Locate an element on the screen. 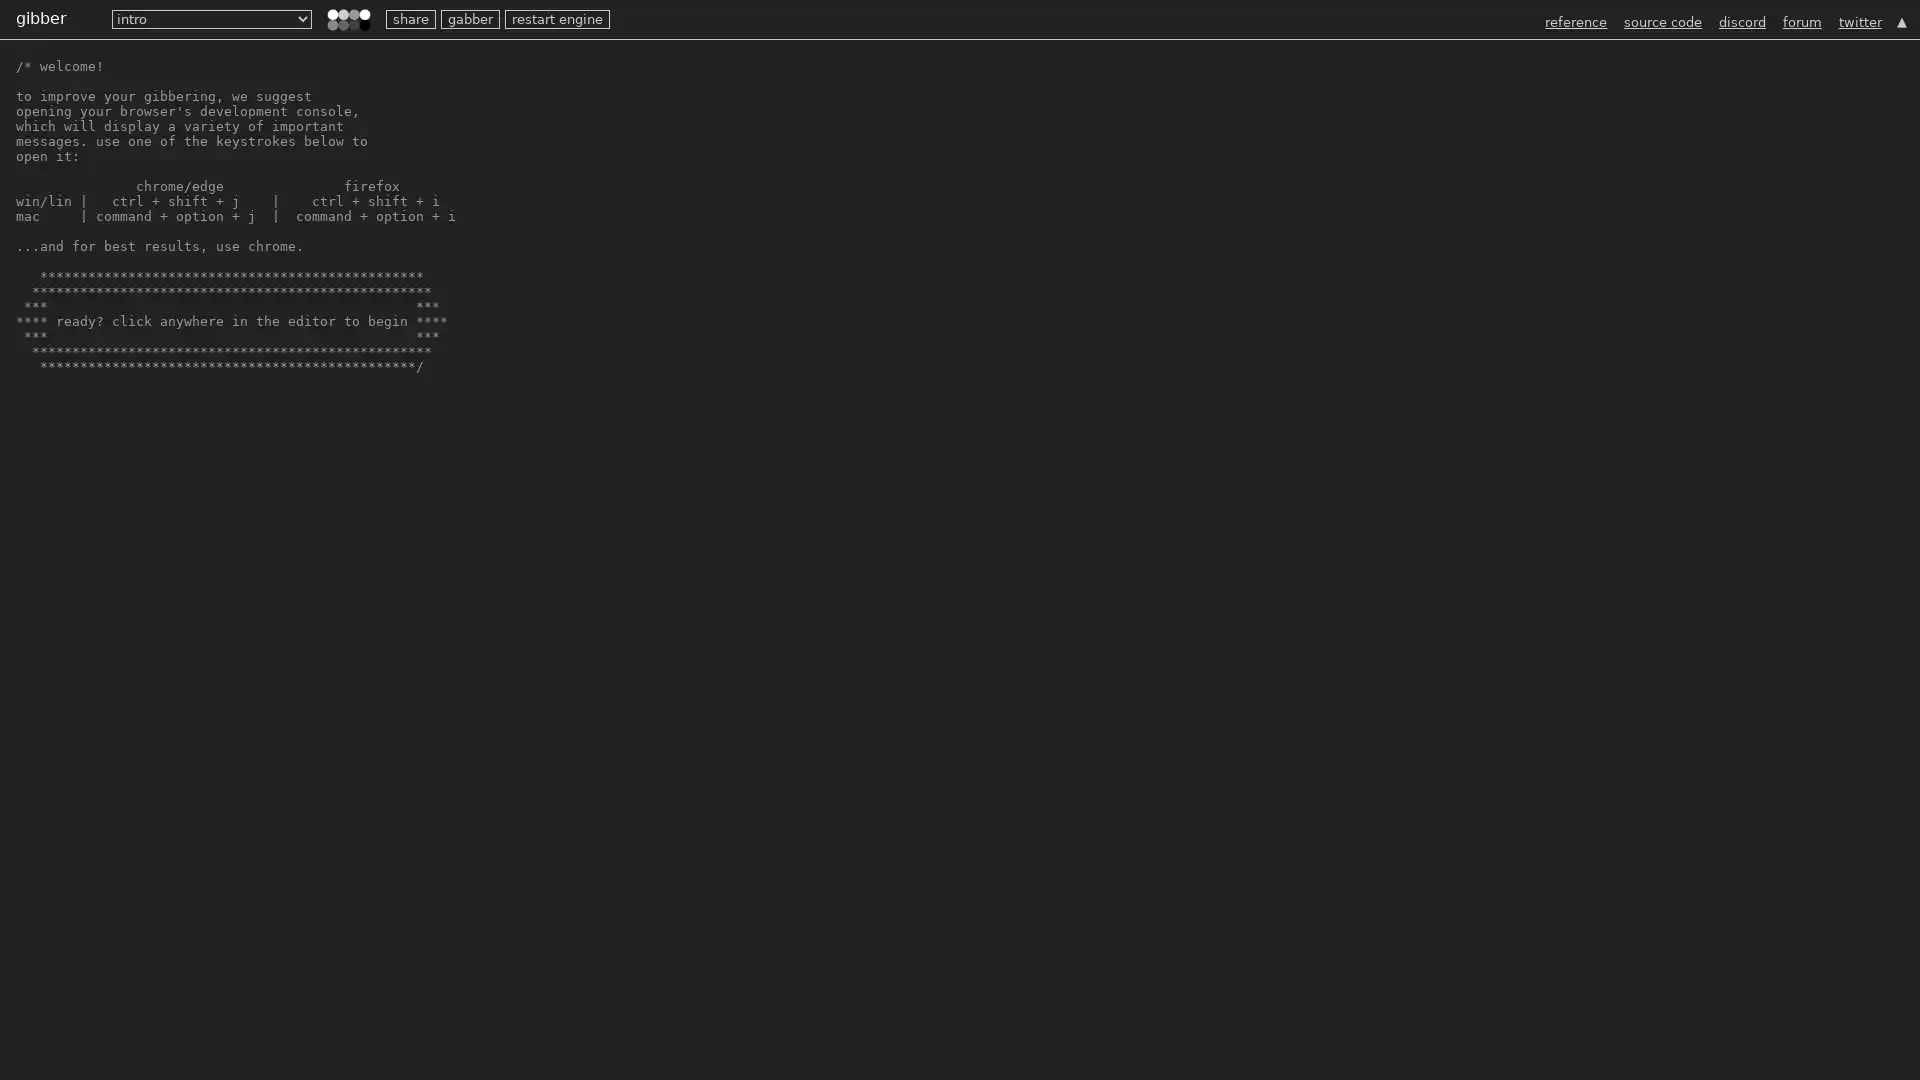 This screenshot has width=1920, height=1080. share is located at coordinates (410, 19).